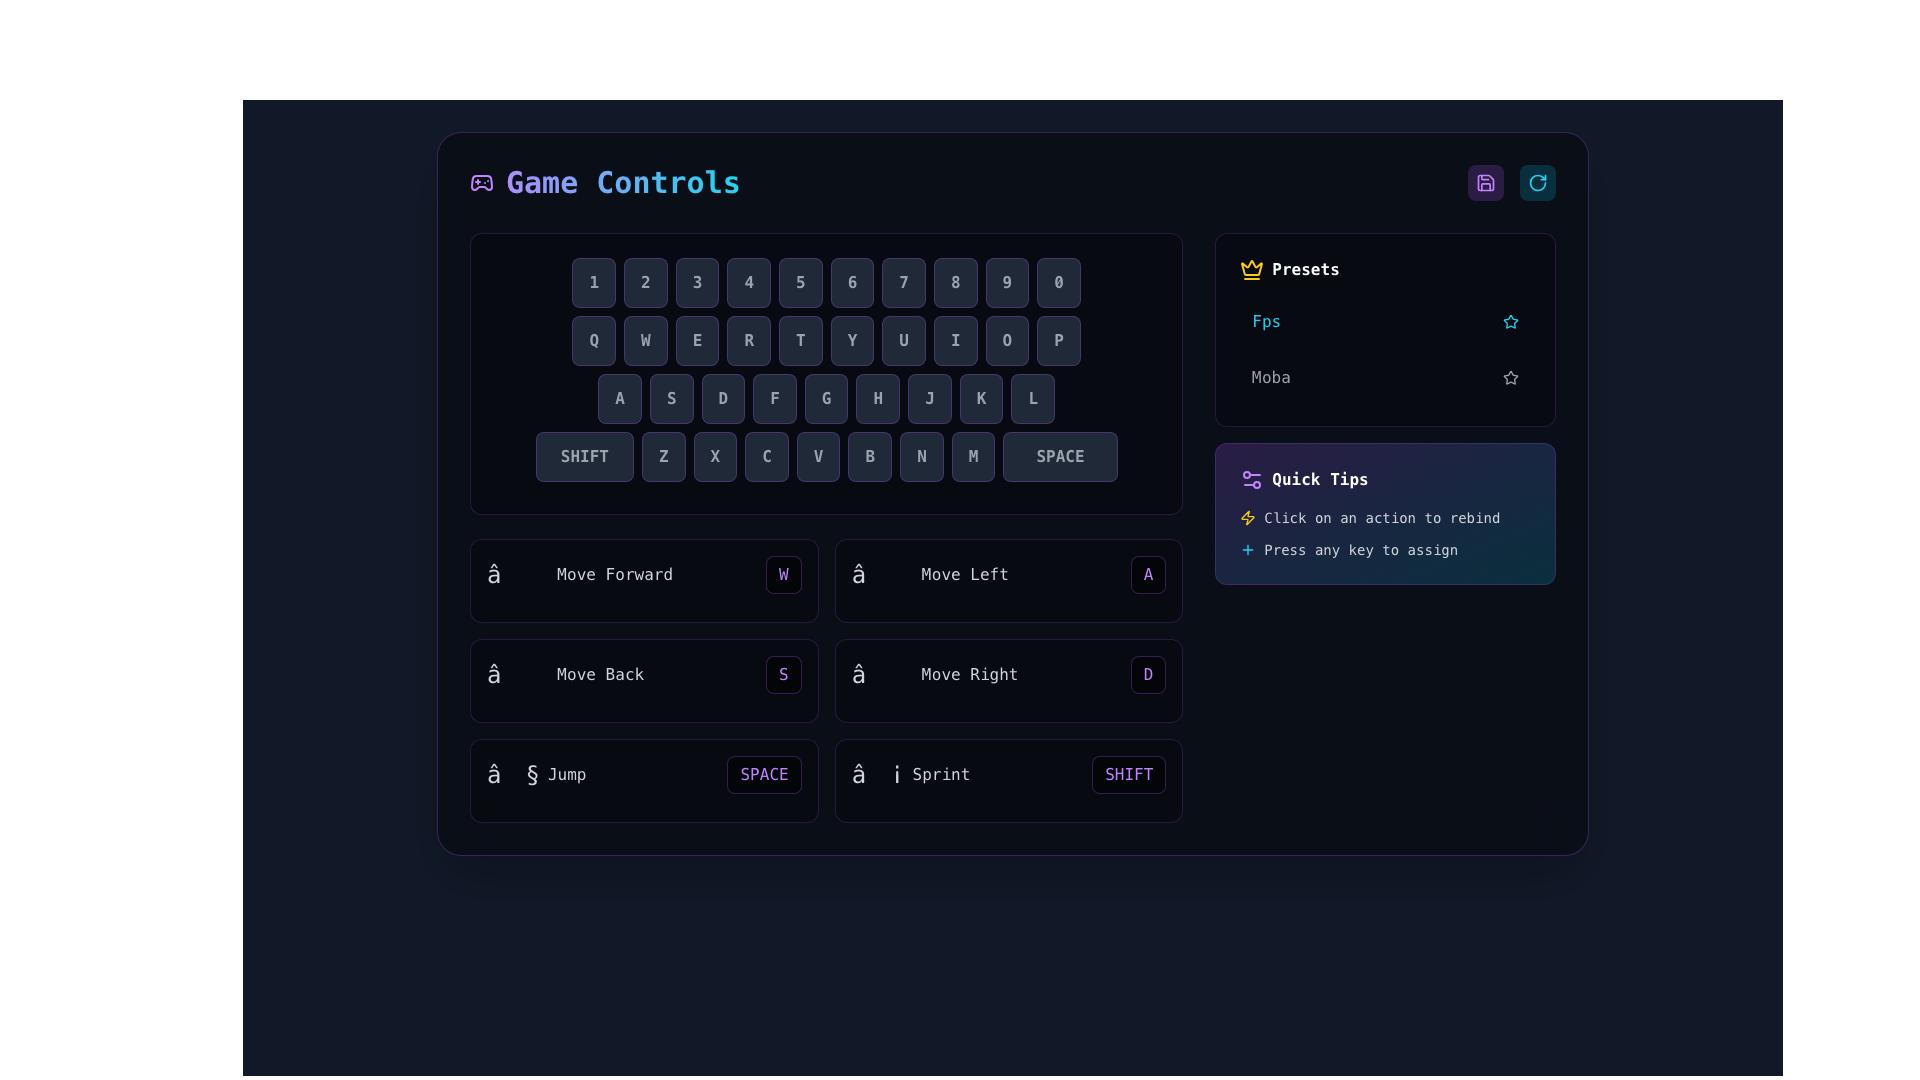 This screenshot has width=1920, height=1080. I want to click on the 'Move Right' control input for advanced options, so click(1008, 675).